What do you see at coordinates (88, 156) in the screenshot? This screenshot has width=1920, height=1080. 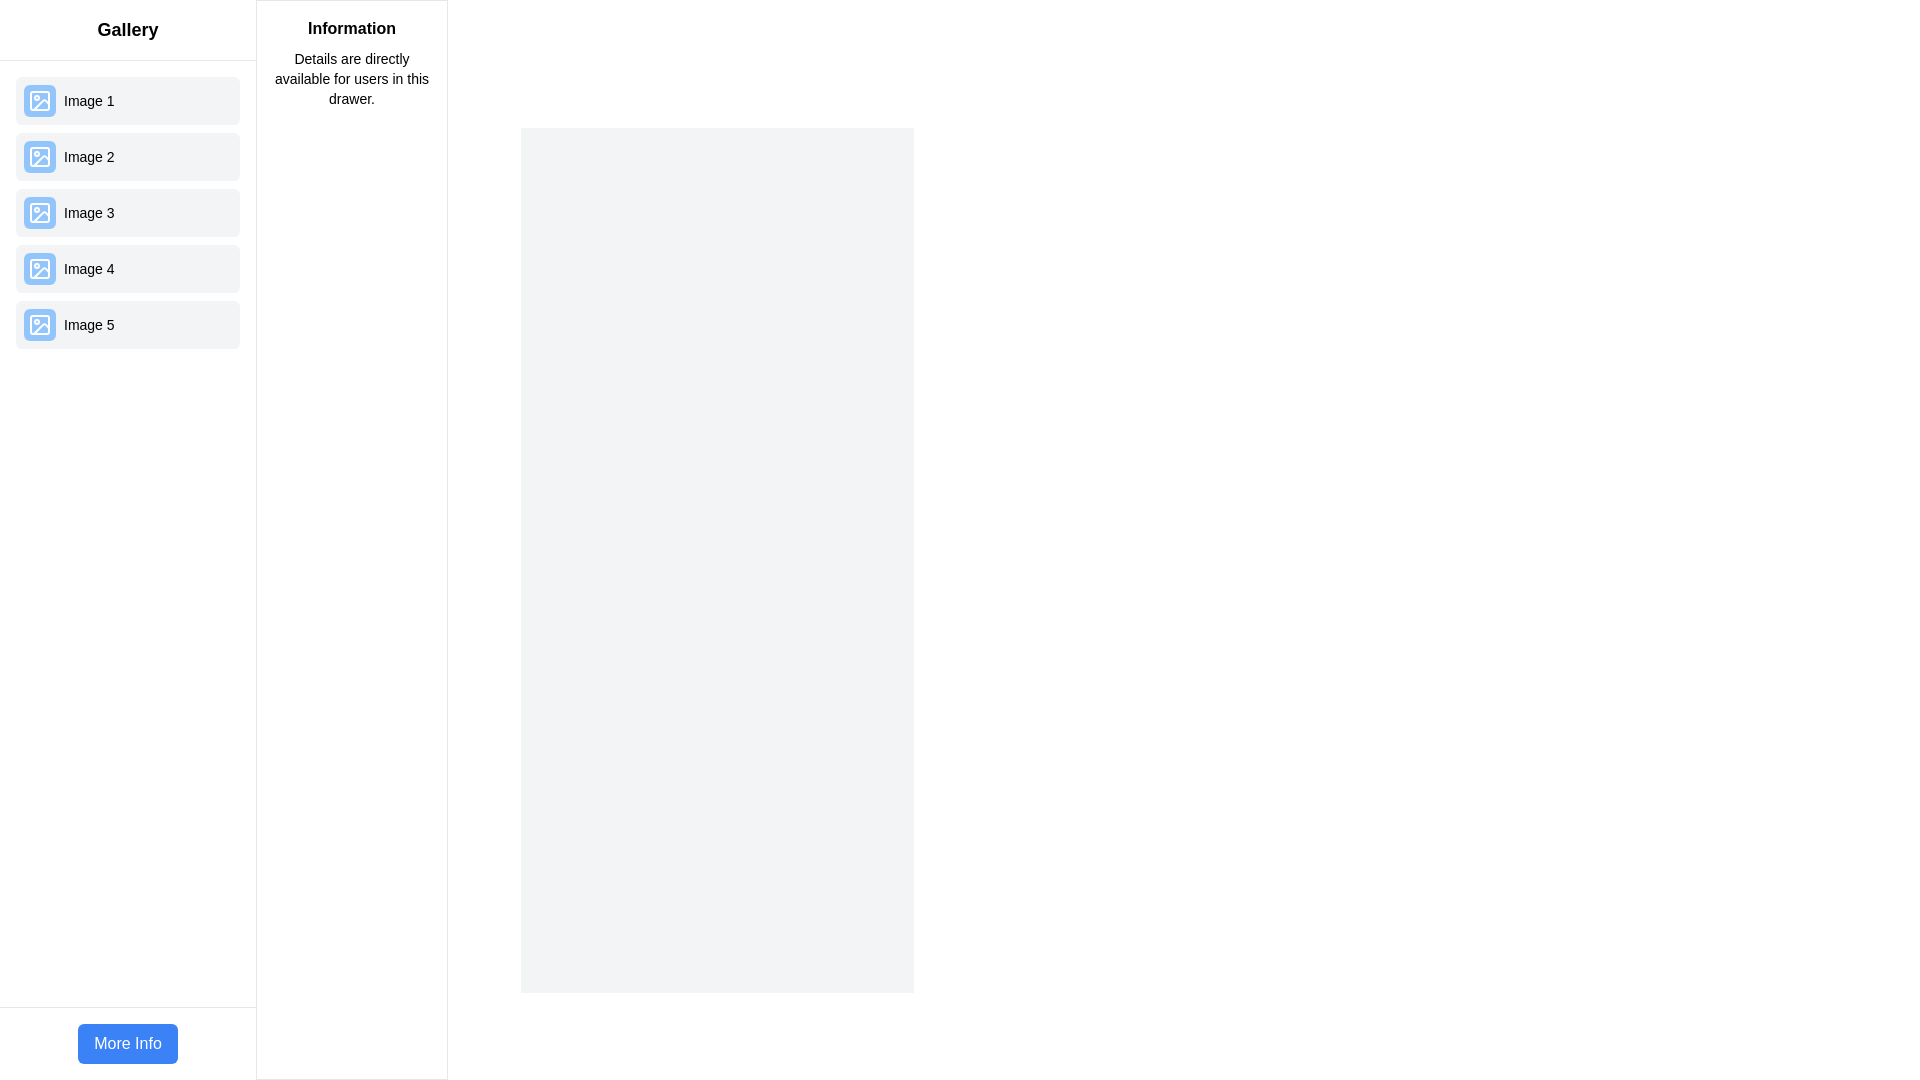 I see `the text label that provides identification information for the associated image entry in the gallery list` at bounding box center [88, 156].